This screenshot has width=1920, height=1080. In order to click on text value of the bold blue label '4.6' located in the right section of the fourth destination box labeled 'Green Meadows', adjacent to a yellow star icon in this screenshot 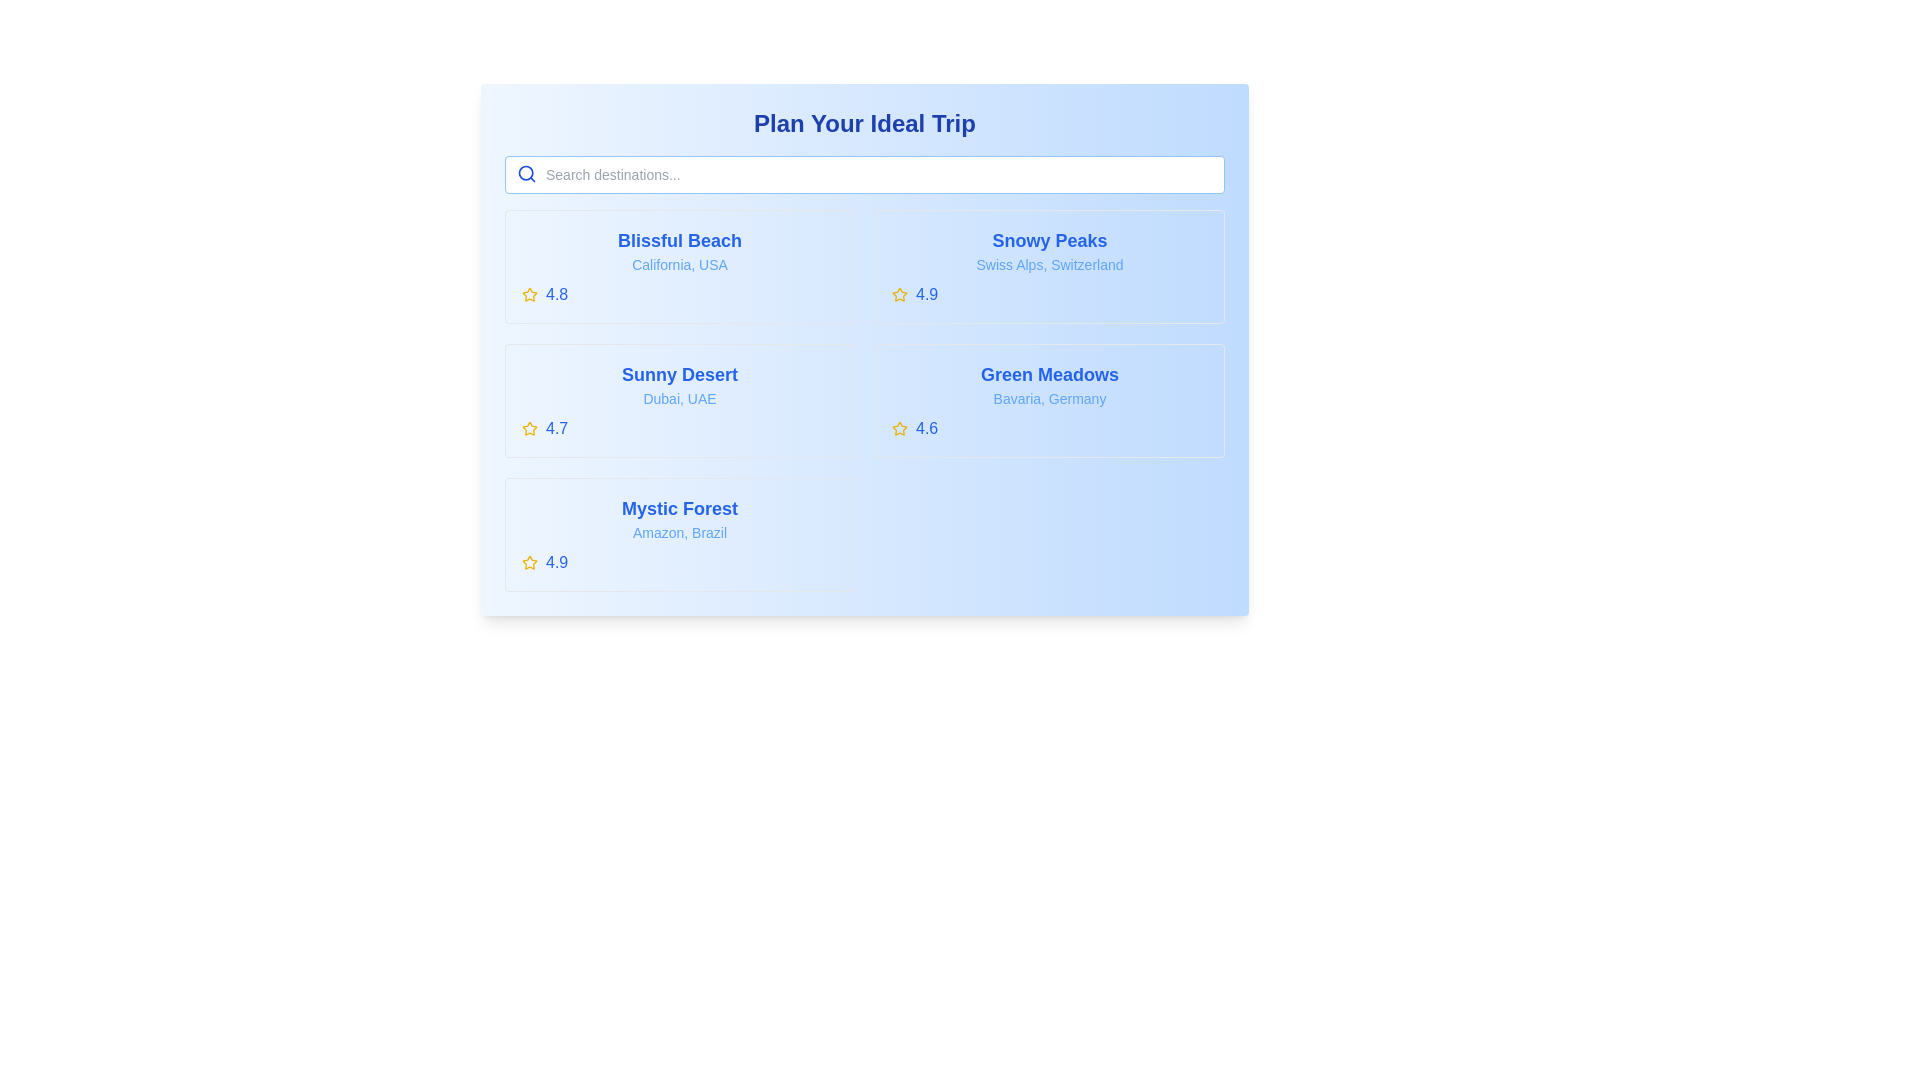, I will do `click(926, 427)`.